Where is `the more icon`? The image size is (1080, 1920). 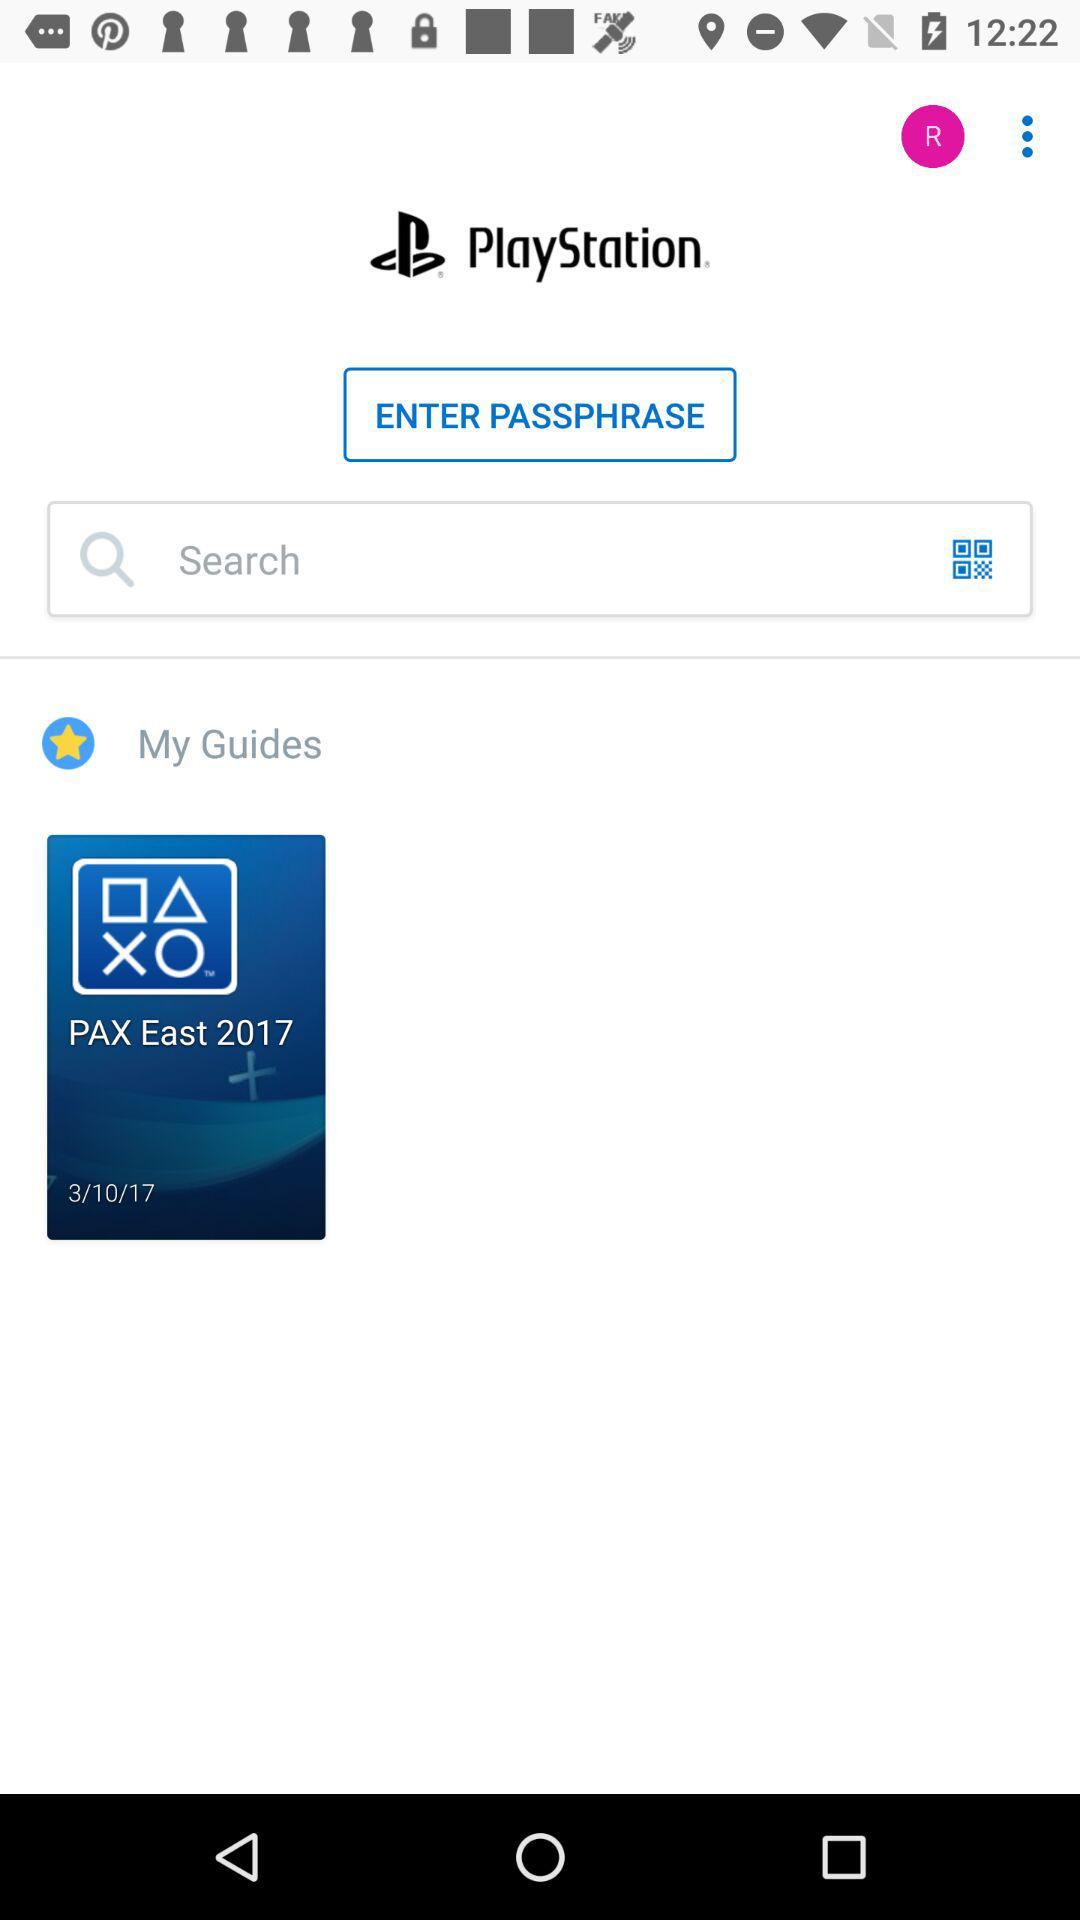 the more icon is located at coordinates (1027, 135).